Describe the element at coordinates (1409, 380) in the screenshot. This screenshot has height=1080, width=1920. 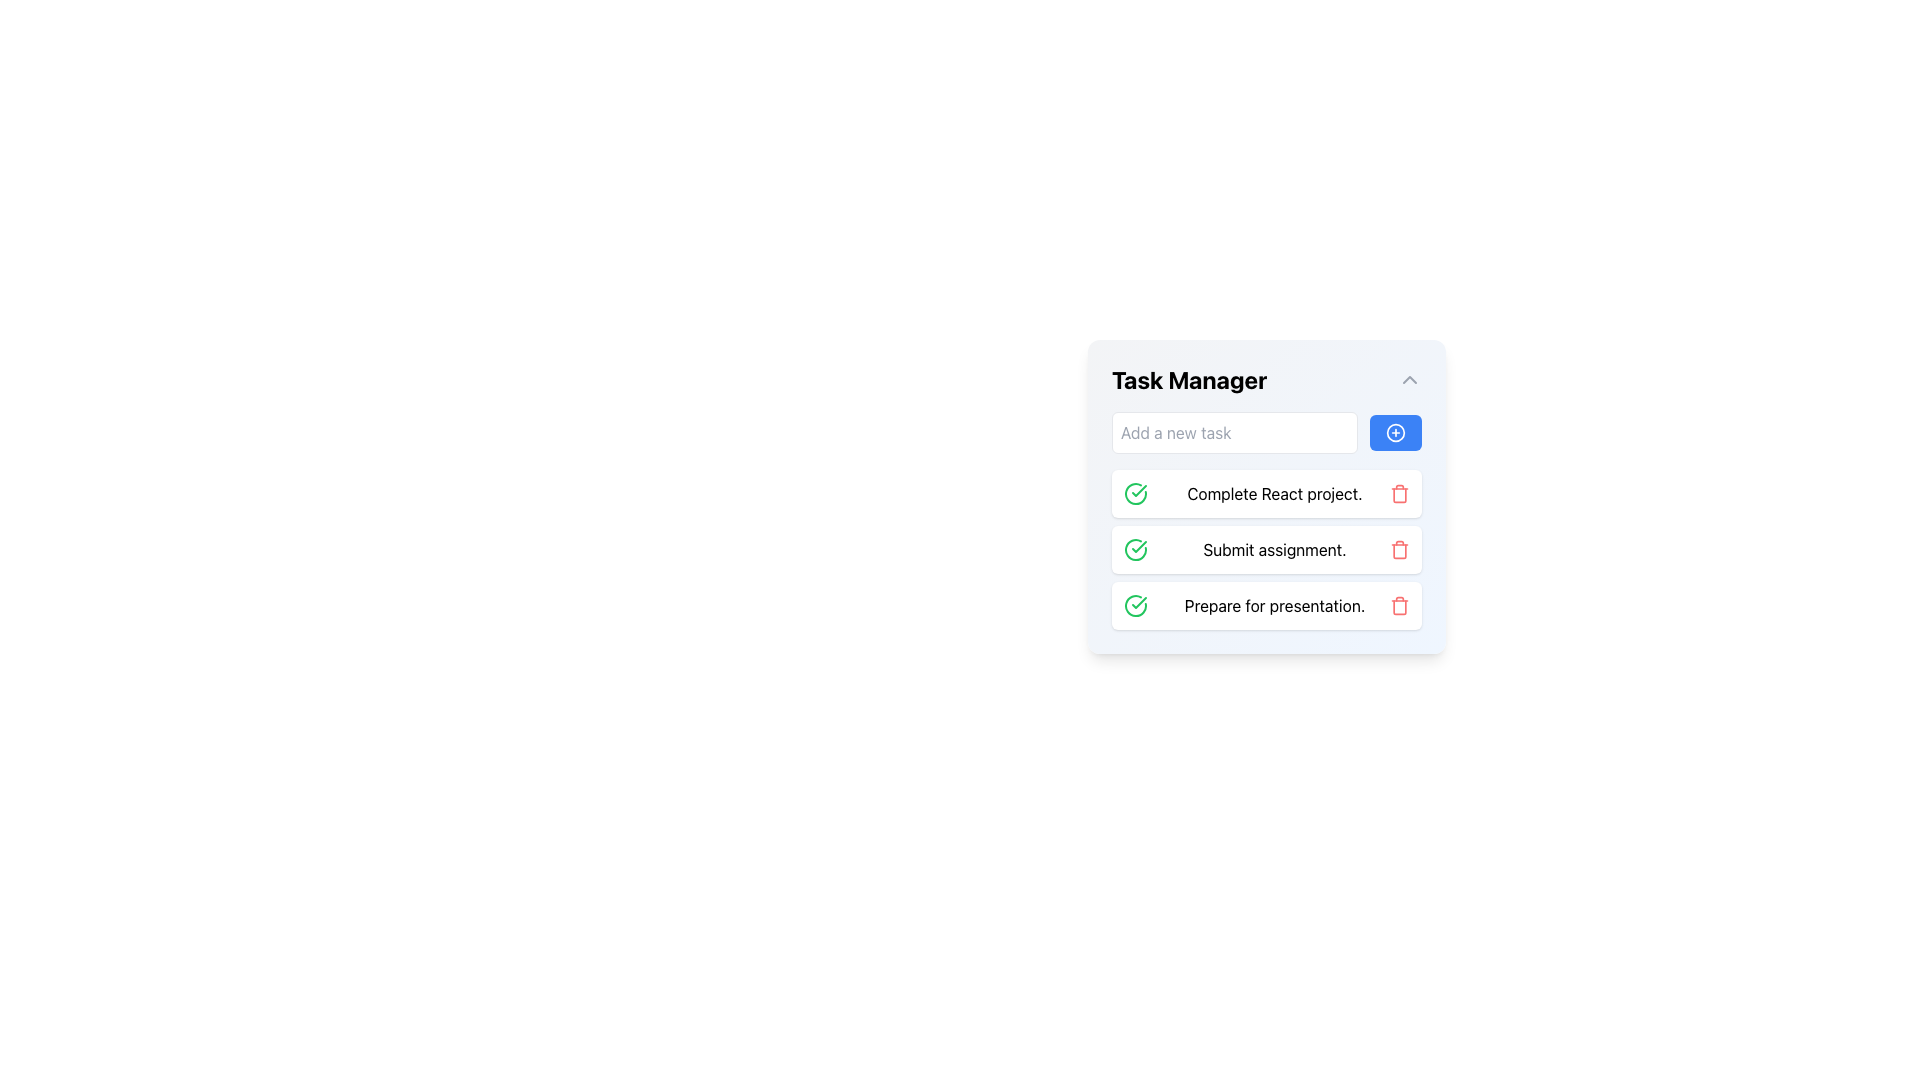
I see `the collapsible toggle button located at the top-right corner of the 'Task Manager' panel, adjacent` at that location.